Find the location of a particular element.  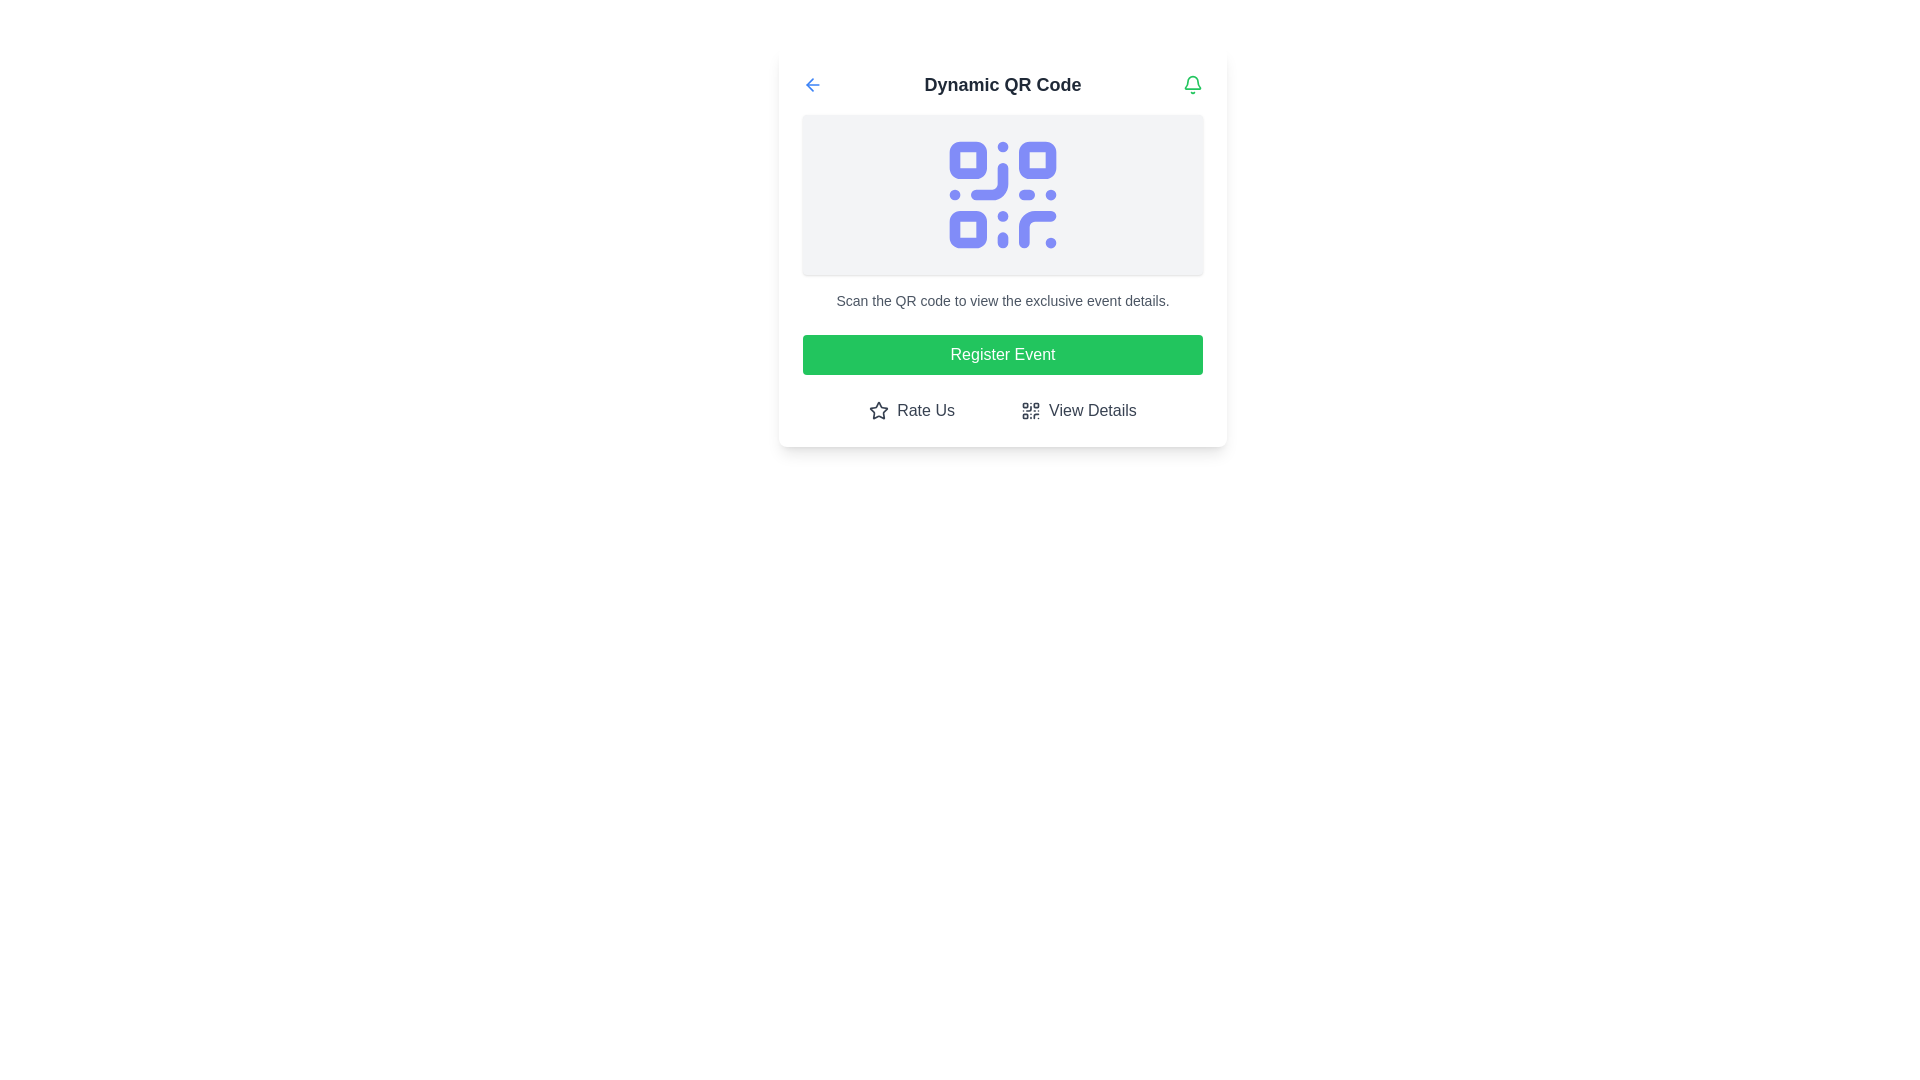

the 'View Details' button which contains a QR code icon characterized by square modules and blue shades, located to the left of the button's text label is located at coordinates (1031, 410).